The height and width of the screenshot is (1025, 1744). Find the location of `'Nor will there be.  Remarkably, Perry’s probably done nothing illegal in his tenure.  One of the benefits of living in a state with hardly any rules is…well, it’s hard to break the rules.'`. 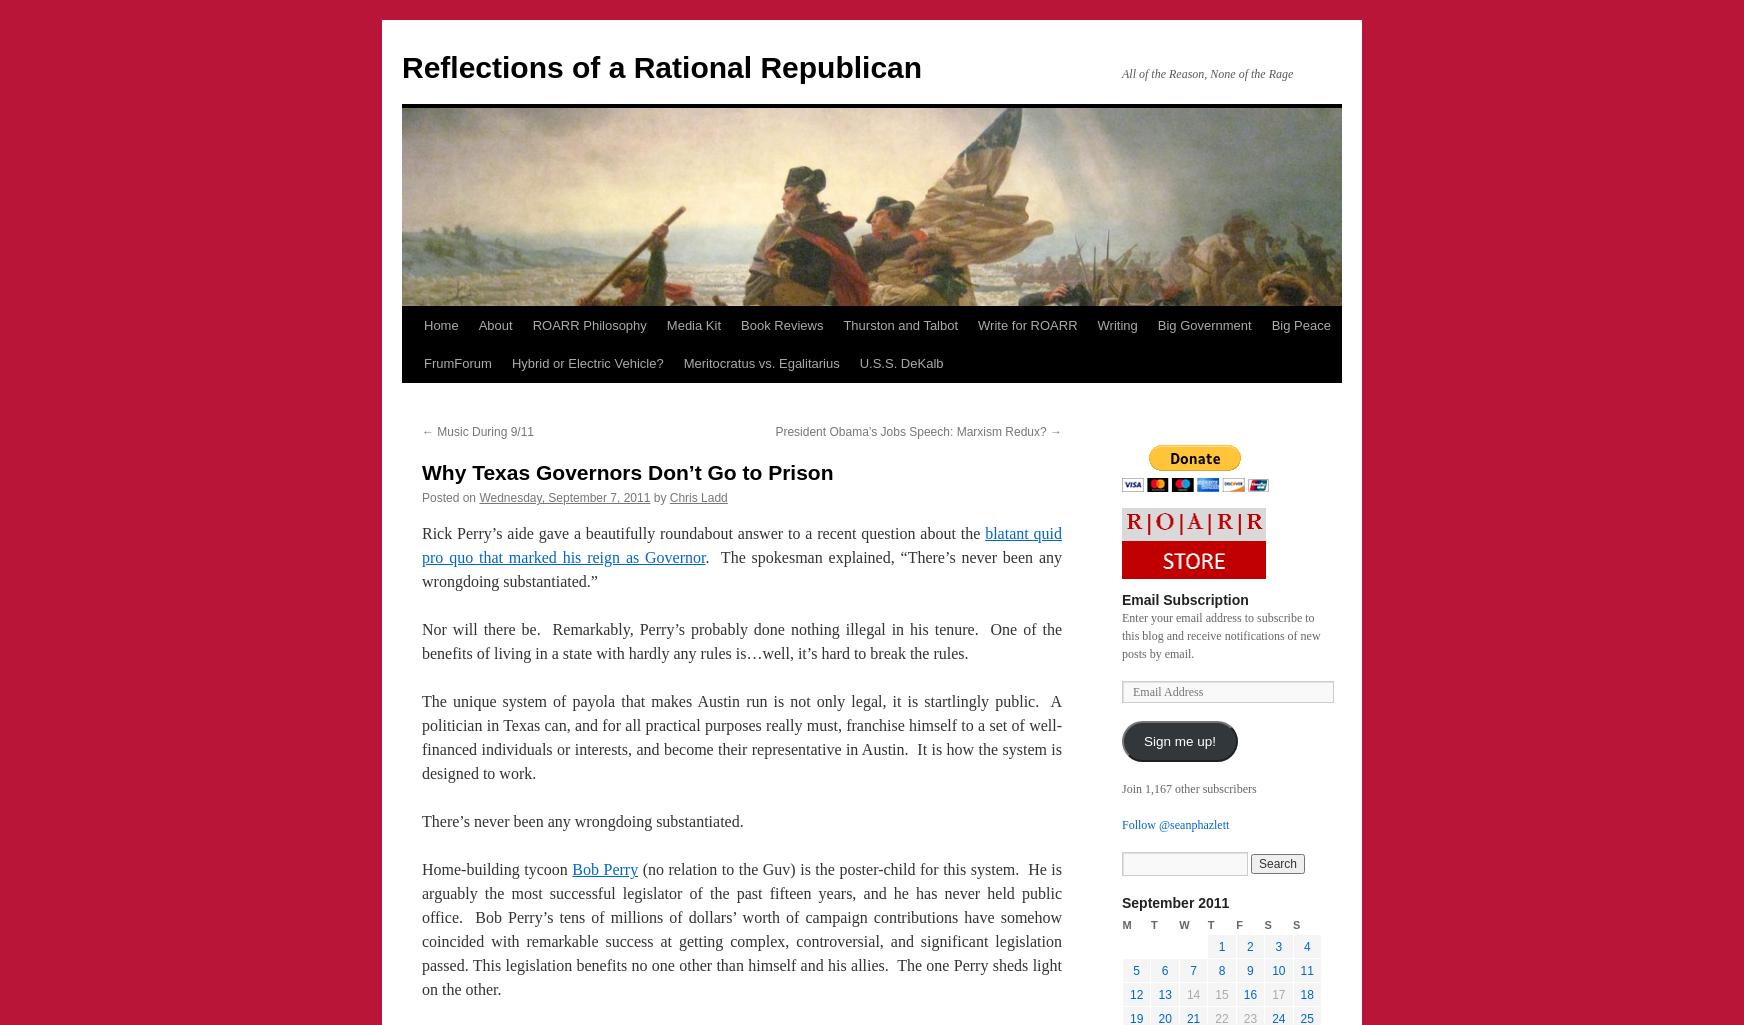

'Nor will there be.  Remarkably, Perry’s probably done nothing illegal in his tenure.  One of the benefits of living in a state with hardly any rules is…well, it’s hard to break the rules.' is located at coordinates (741, 640).